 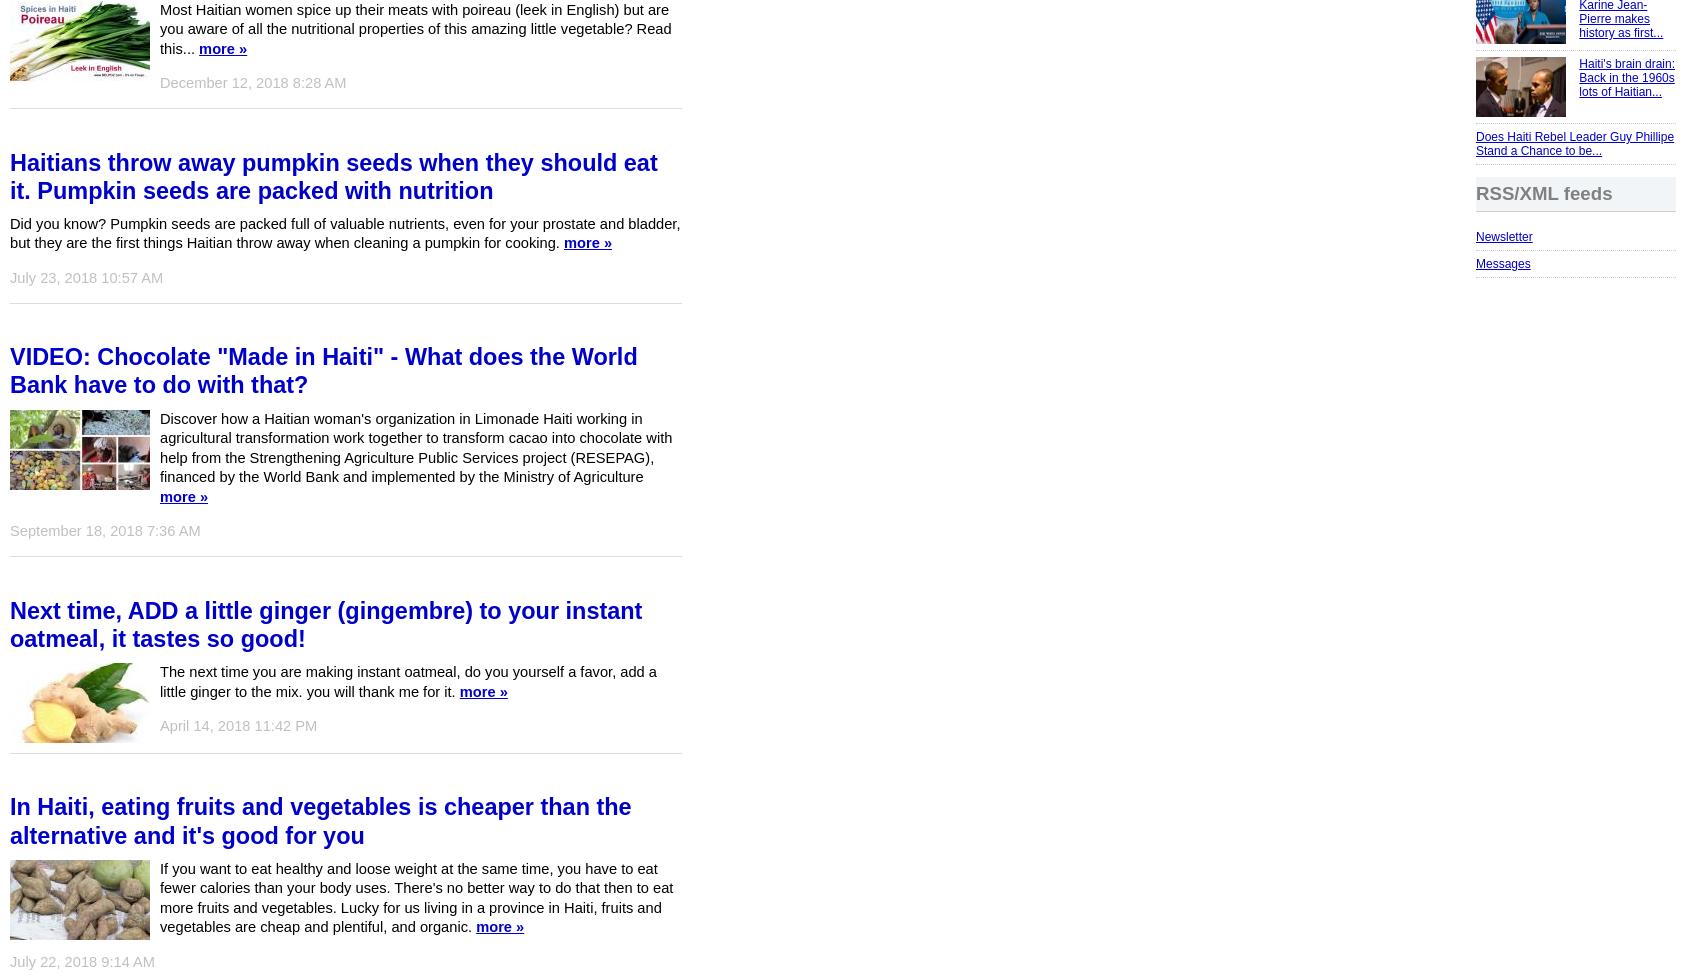 I want to click on 'RSS/XML feeds', so click(x=1474, y=193).